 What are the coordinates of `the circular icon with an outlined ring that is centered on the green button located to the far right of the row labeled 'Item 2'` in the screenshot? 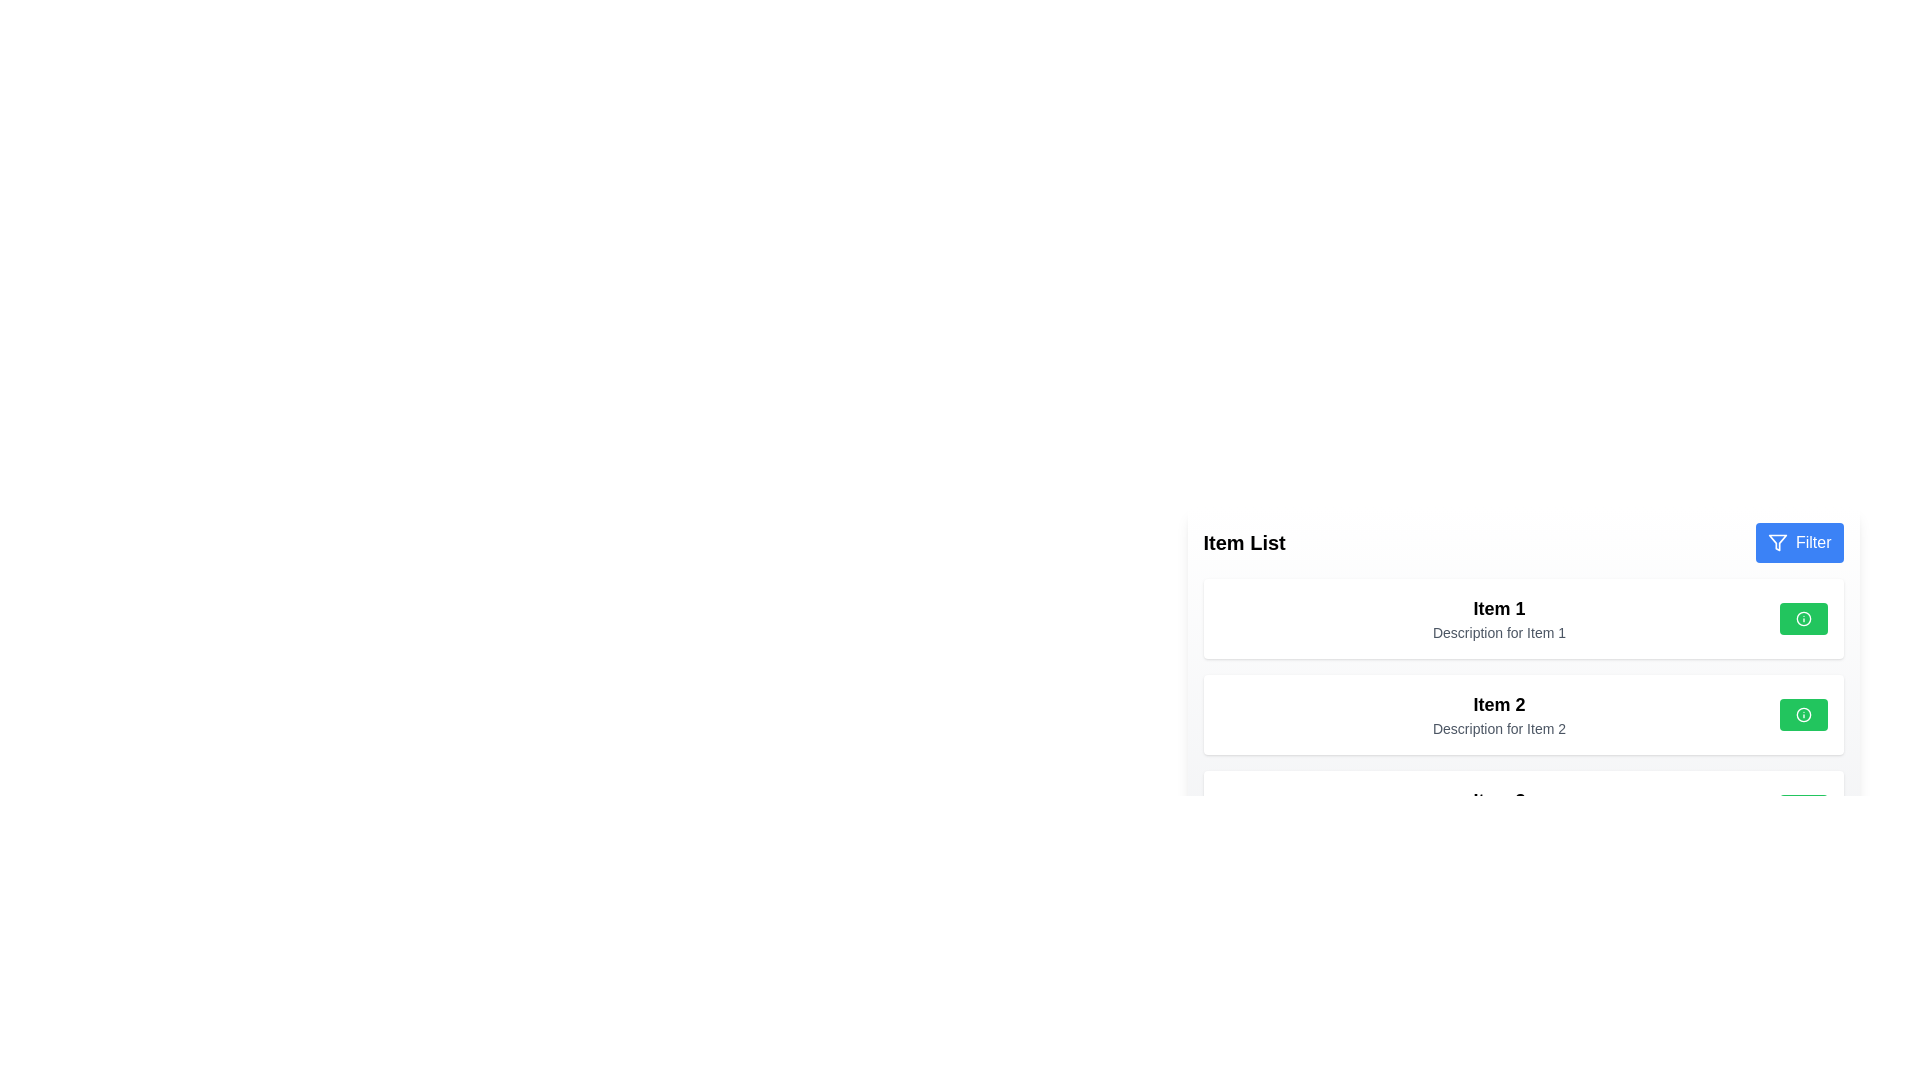 It's located at (1803, 713).